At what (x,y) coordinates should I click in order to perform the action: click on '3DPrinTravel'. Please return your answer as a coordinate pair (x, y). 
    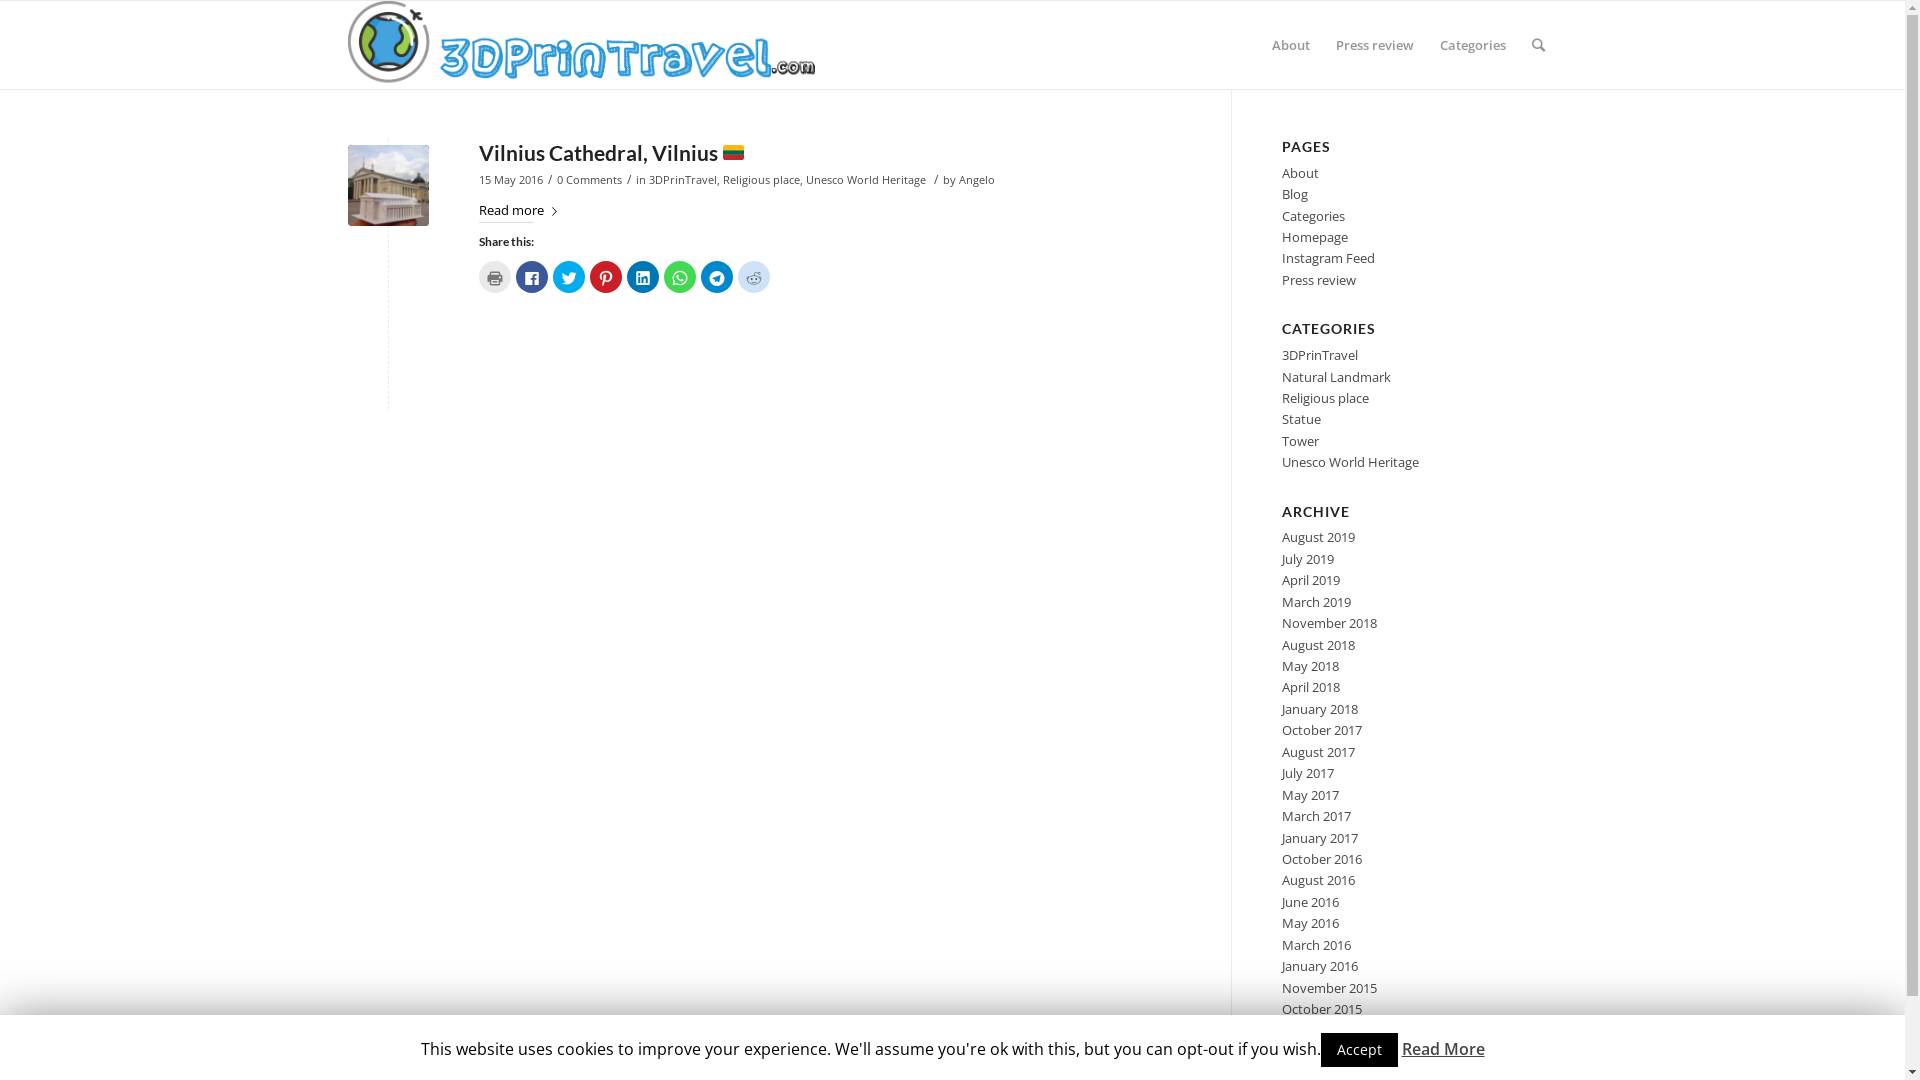
    Looking at the image, I should click on (681, 180).